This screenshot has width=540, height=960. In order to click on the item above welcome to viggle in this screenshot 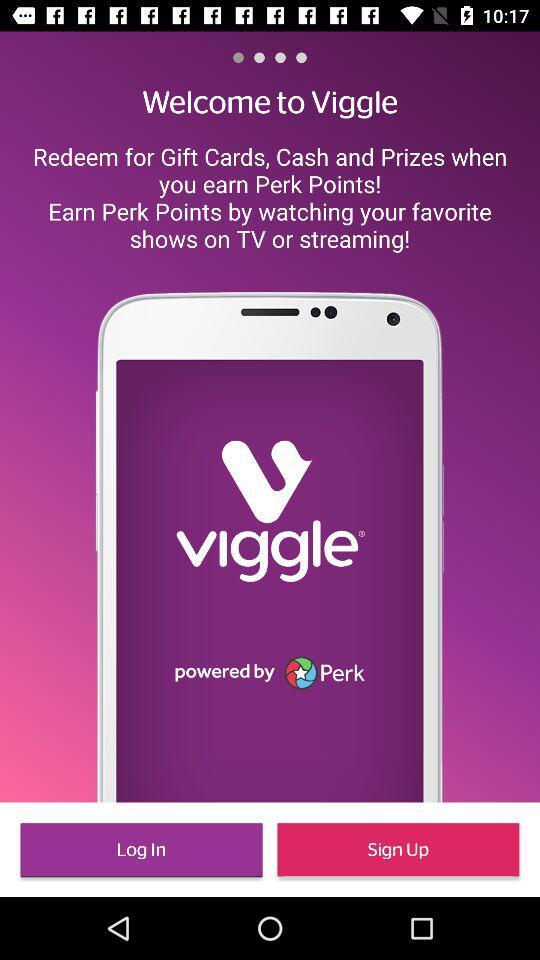, I will do `click(259, 56)`.